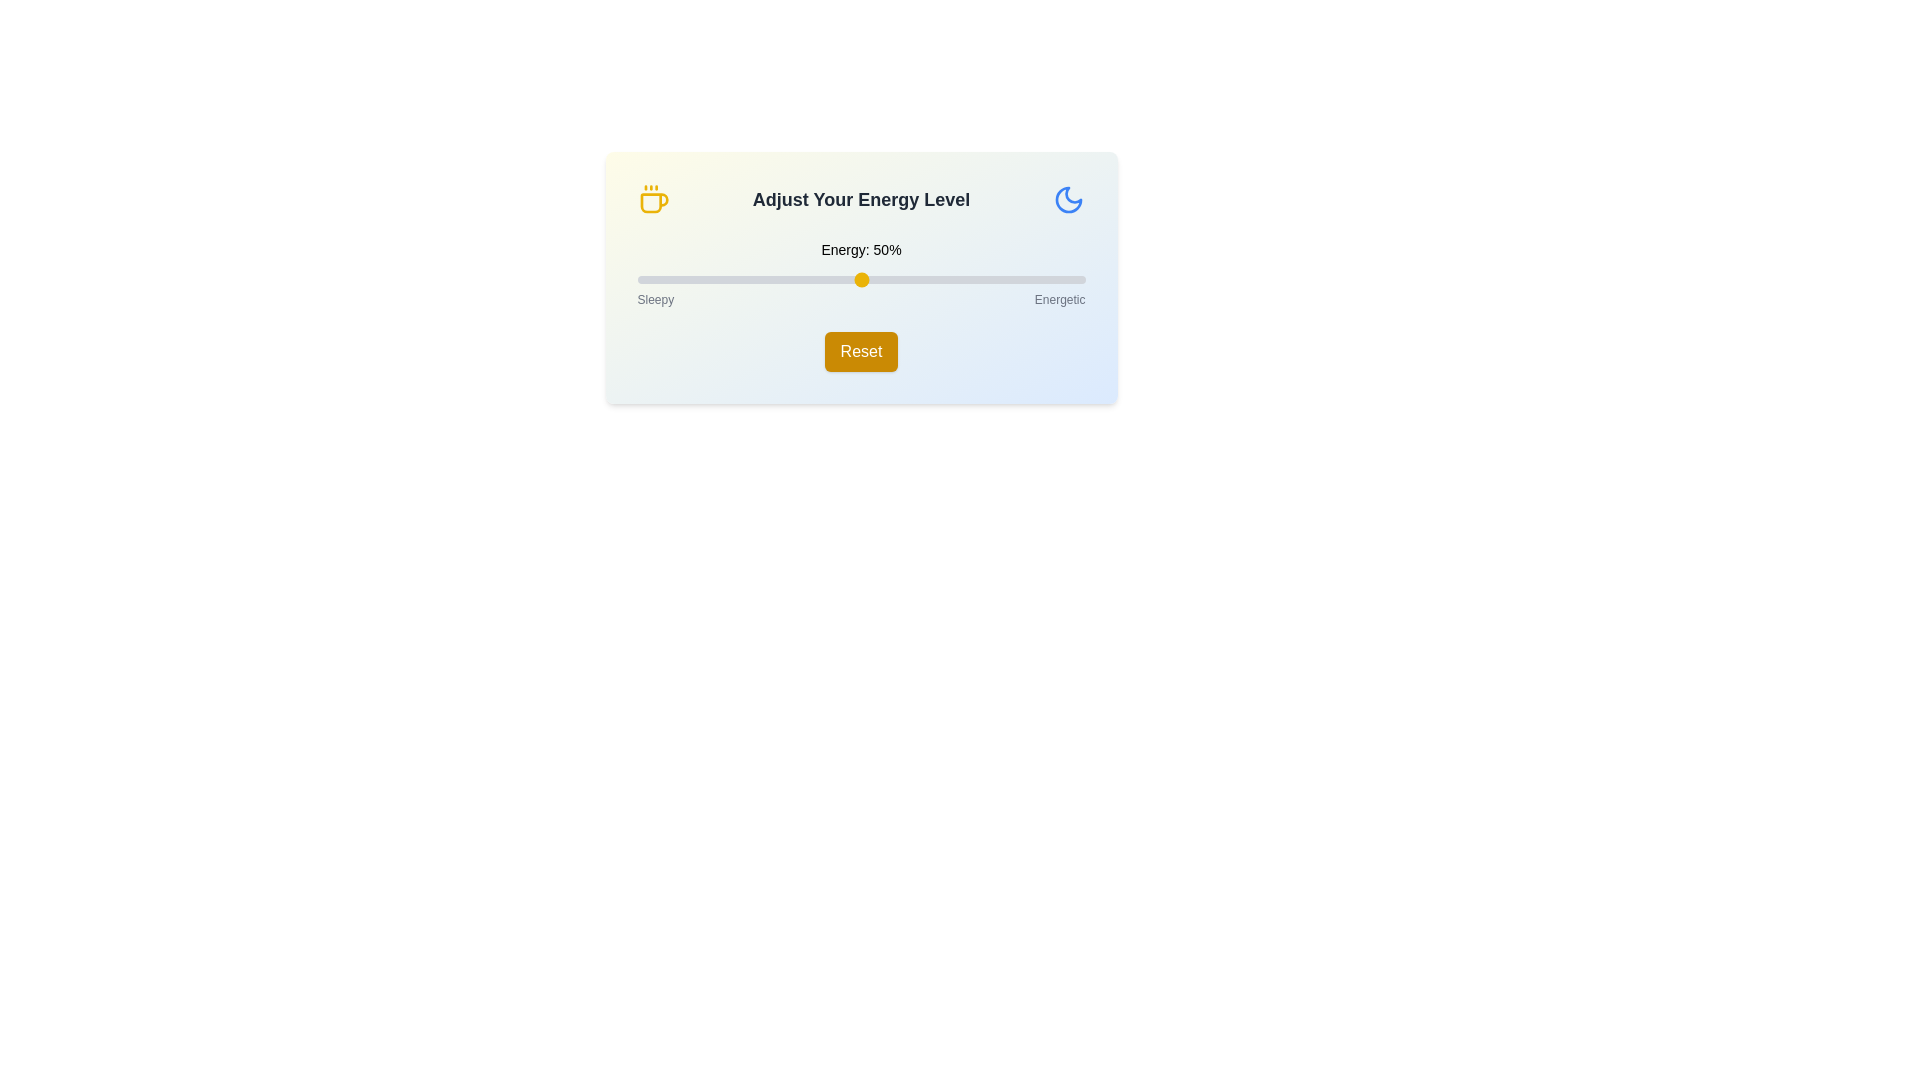 The height and width of the screenshot is (1080, 1920). What do you see at coordinates (709, 280) in the screenshot?
I see `the energy level slider to 16%` at bounding box center [709, 280].